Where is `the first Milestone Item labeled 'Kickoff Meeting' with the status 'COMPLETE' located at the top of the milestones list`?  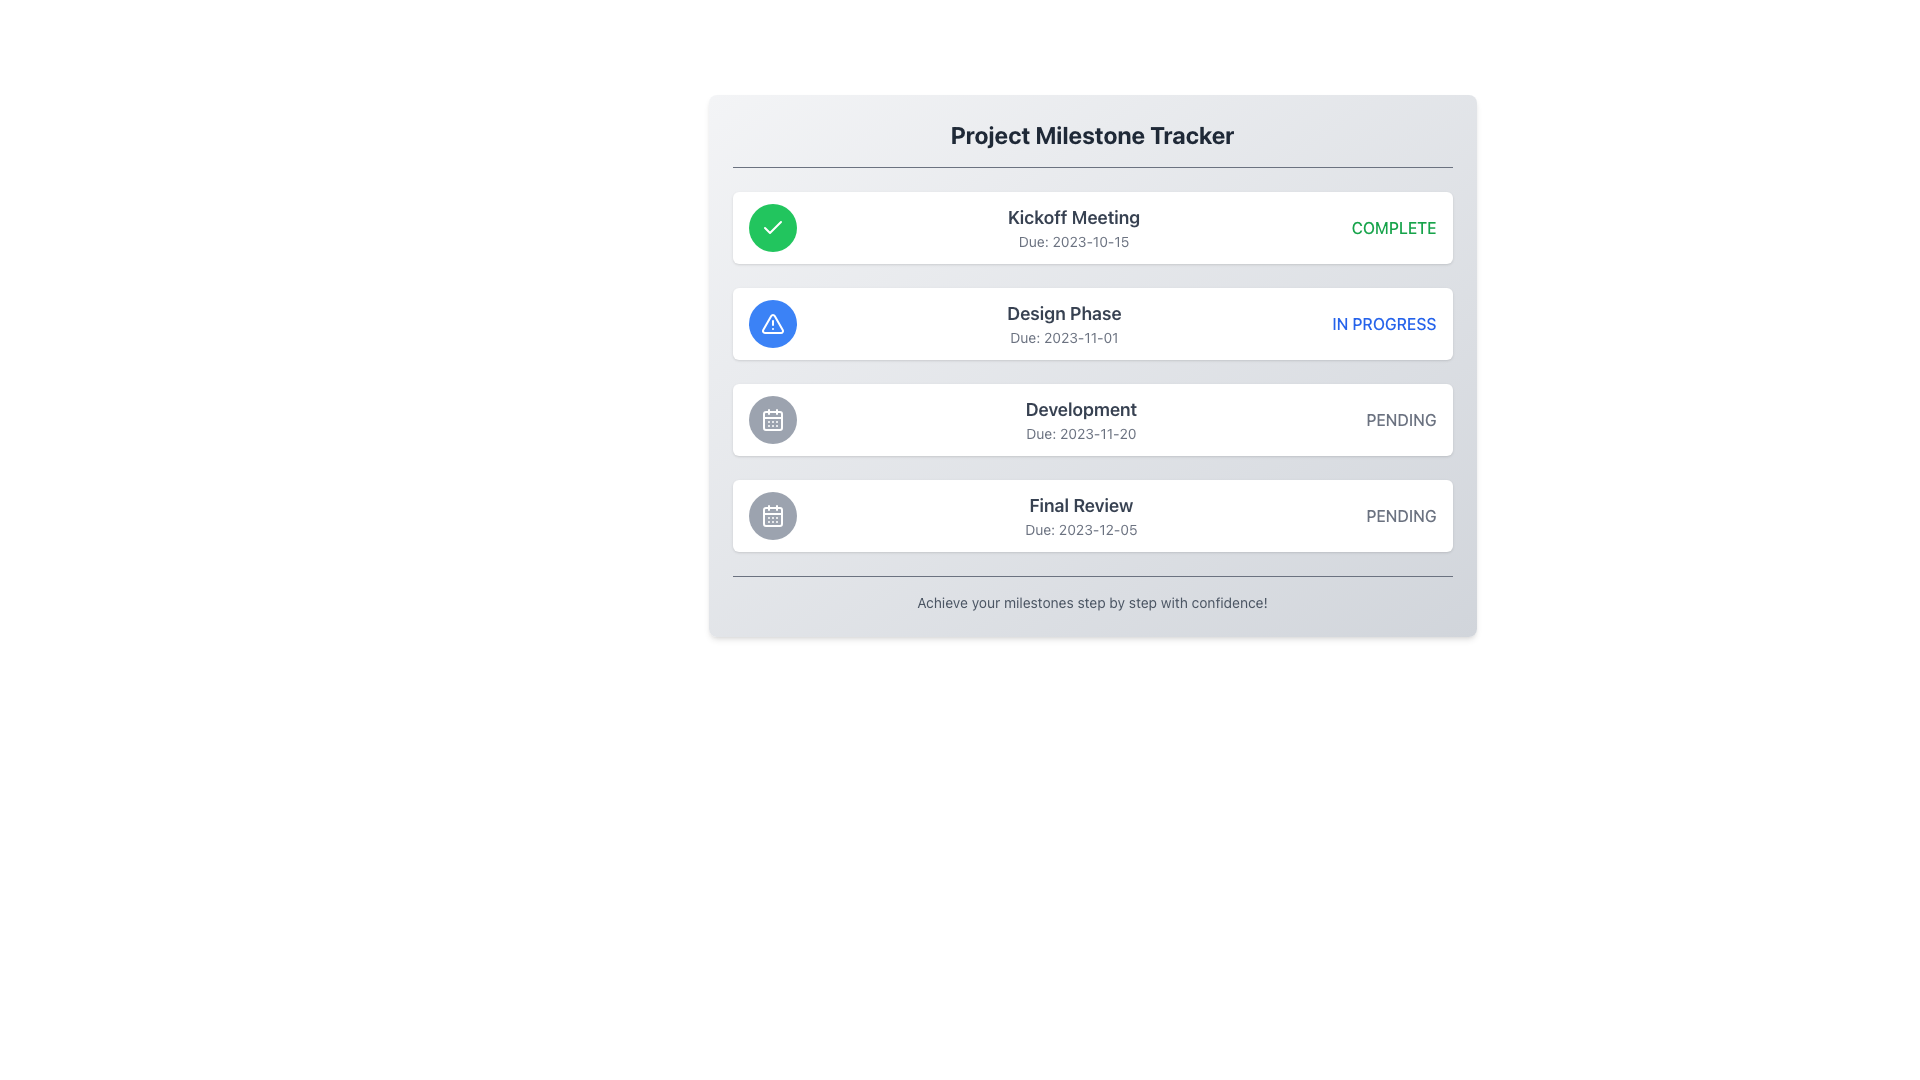 the first Milestone Item labeled 'Kickoff Meeting' with the status 'COMPLETE' located at the top of the milestones list is located at coordinates (1091, 226).